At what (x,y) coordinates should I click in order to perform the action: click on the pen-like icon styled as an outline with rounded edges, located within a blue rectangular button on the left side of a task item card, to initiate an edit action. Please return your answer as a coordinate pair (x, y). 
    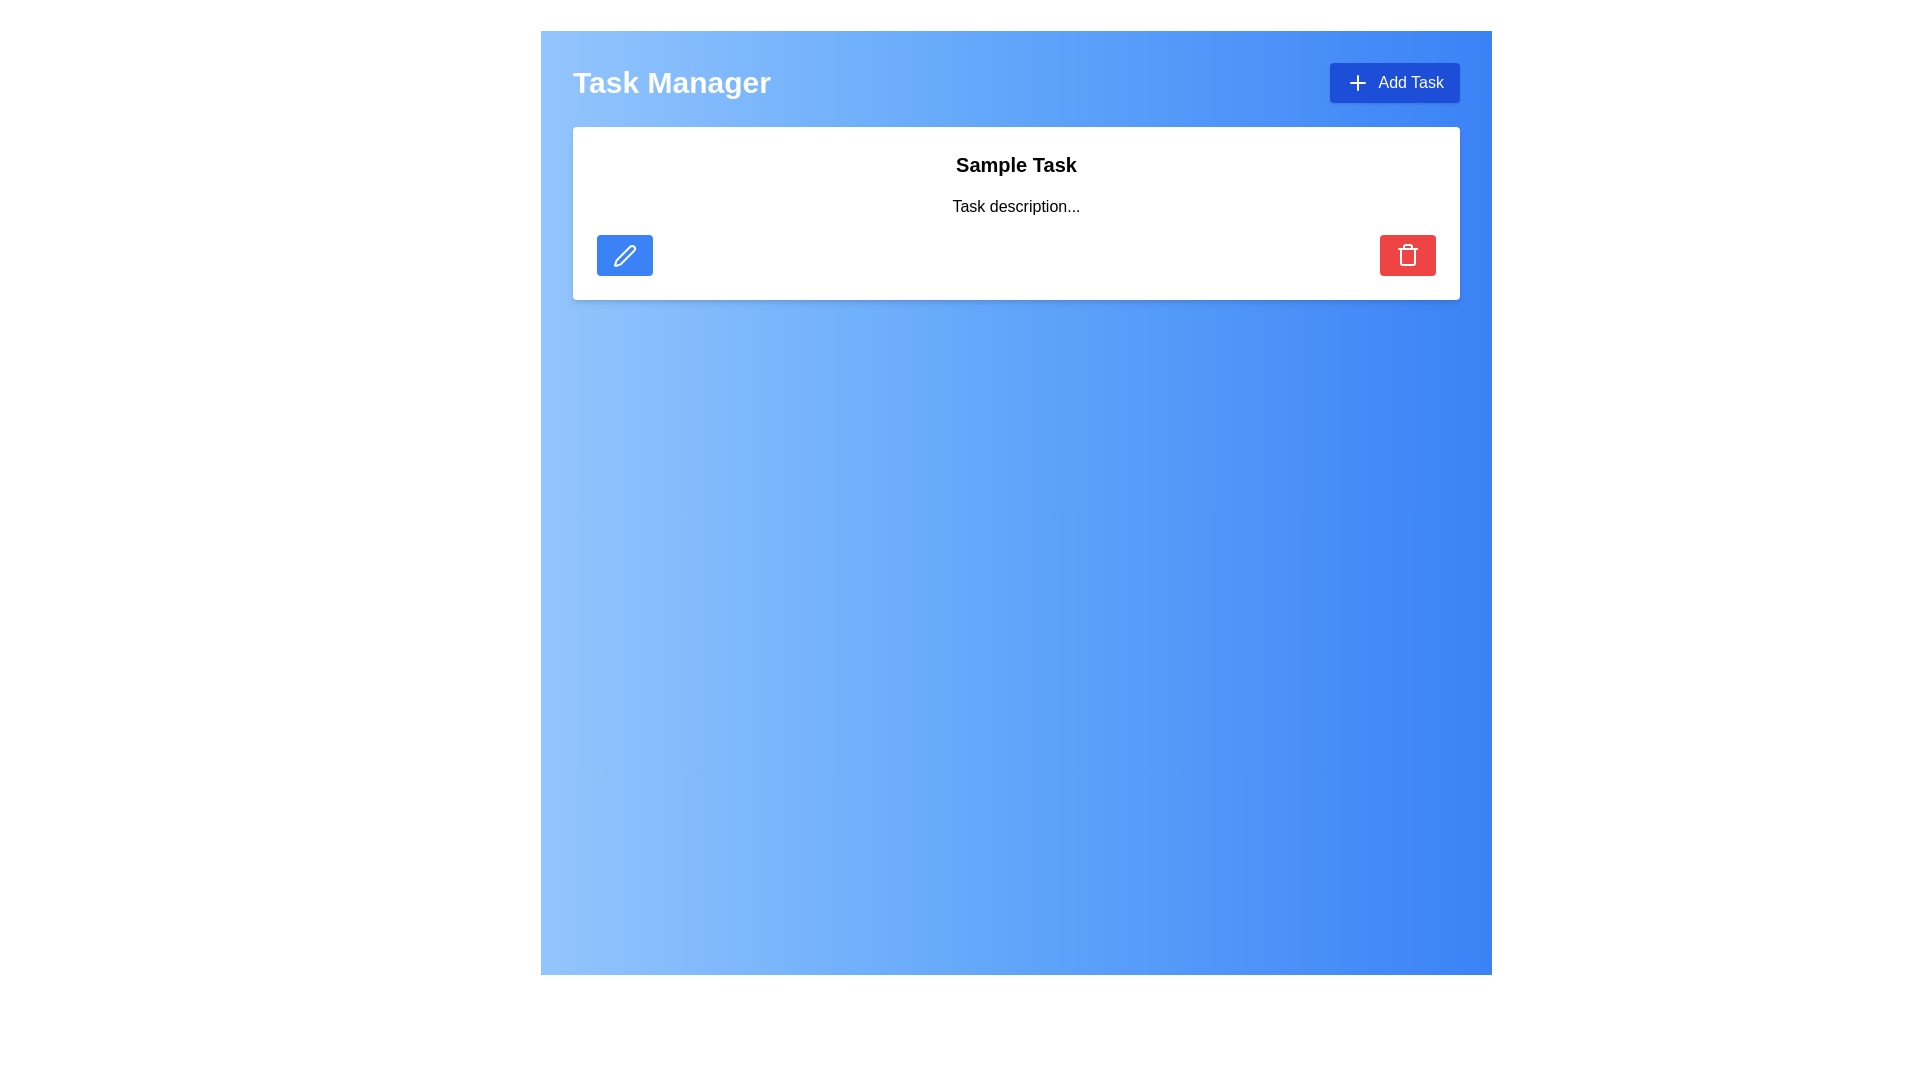
    Looking at the image, I should click on (623, 253).